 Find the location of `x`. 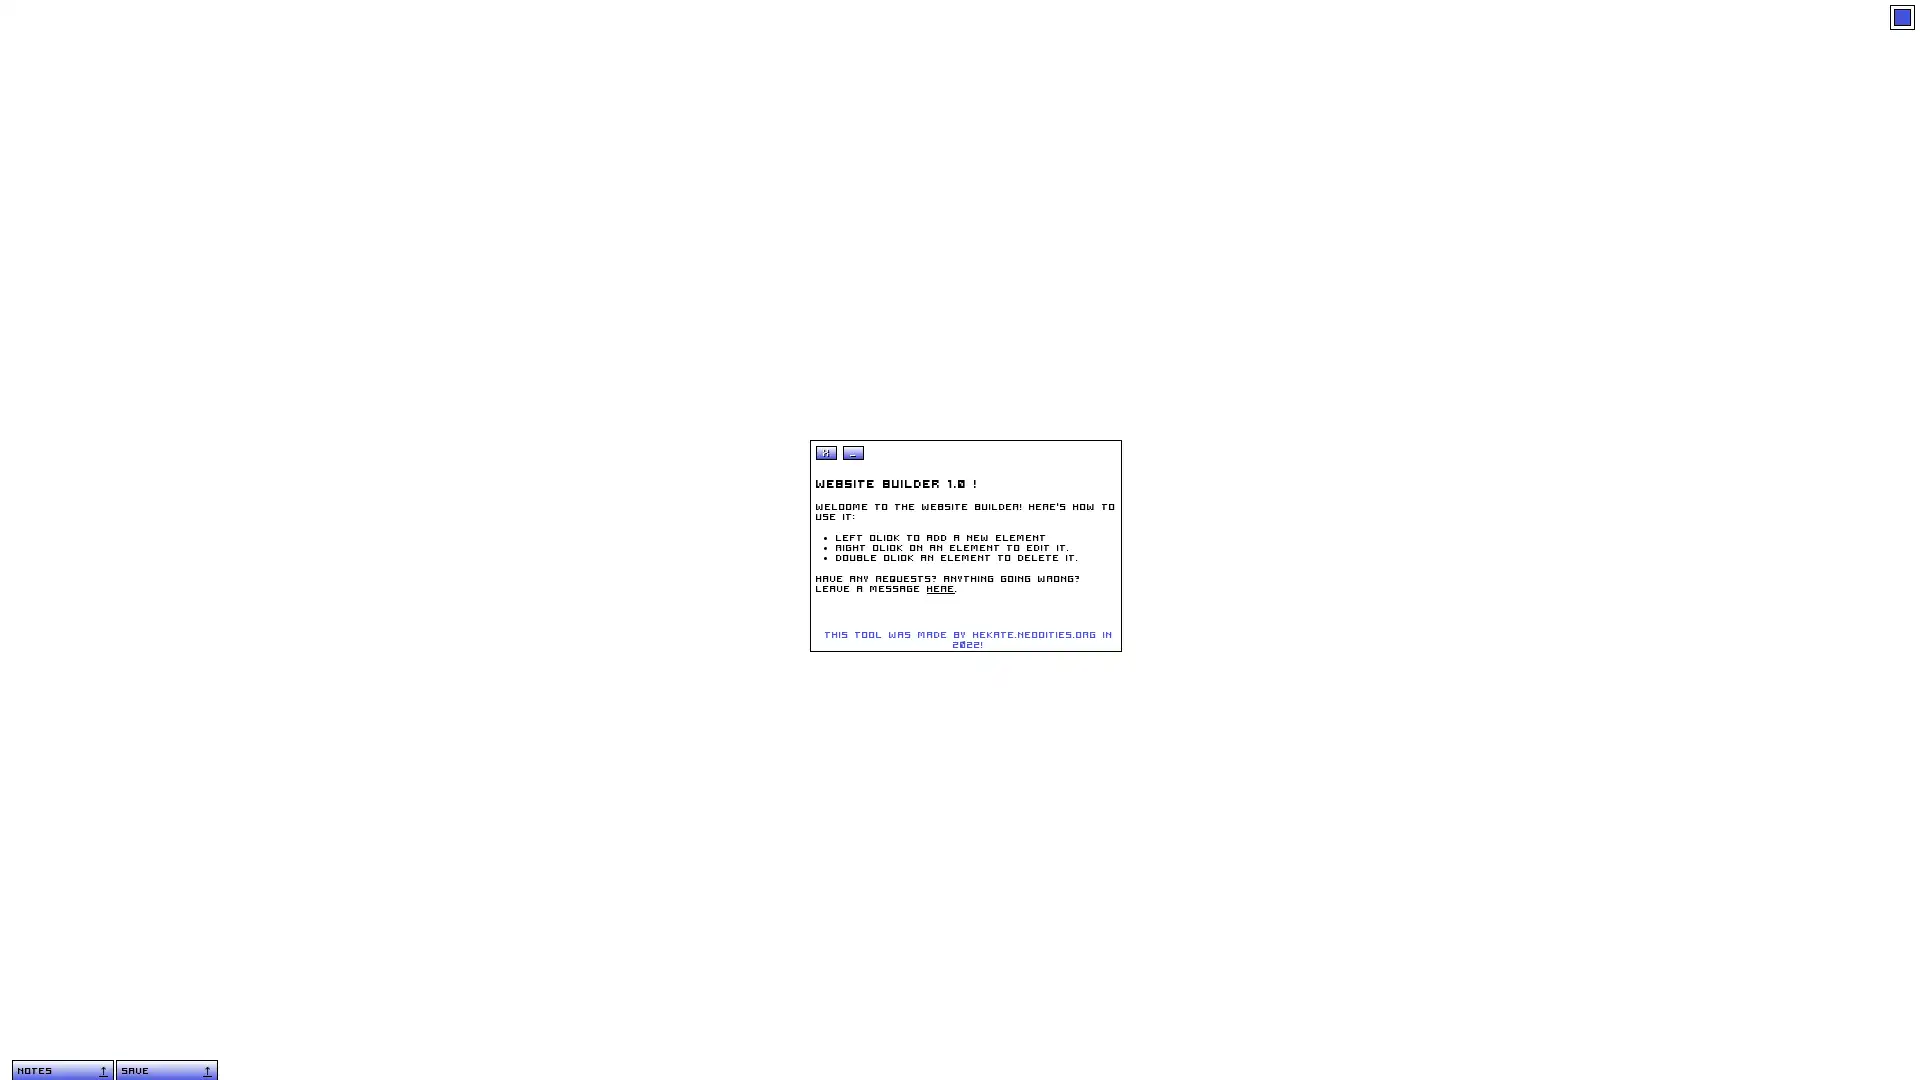

x is located at coordinates (826, 452).